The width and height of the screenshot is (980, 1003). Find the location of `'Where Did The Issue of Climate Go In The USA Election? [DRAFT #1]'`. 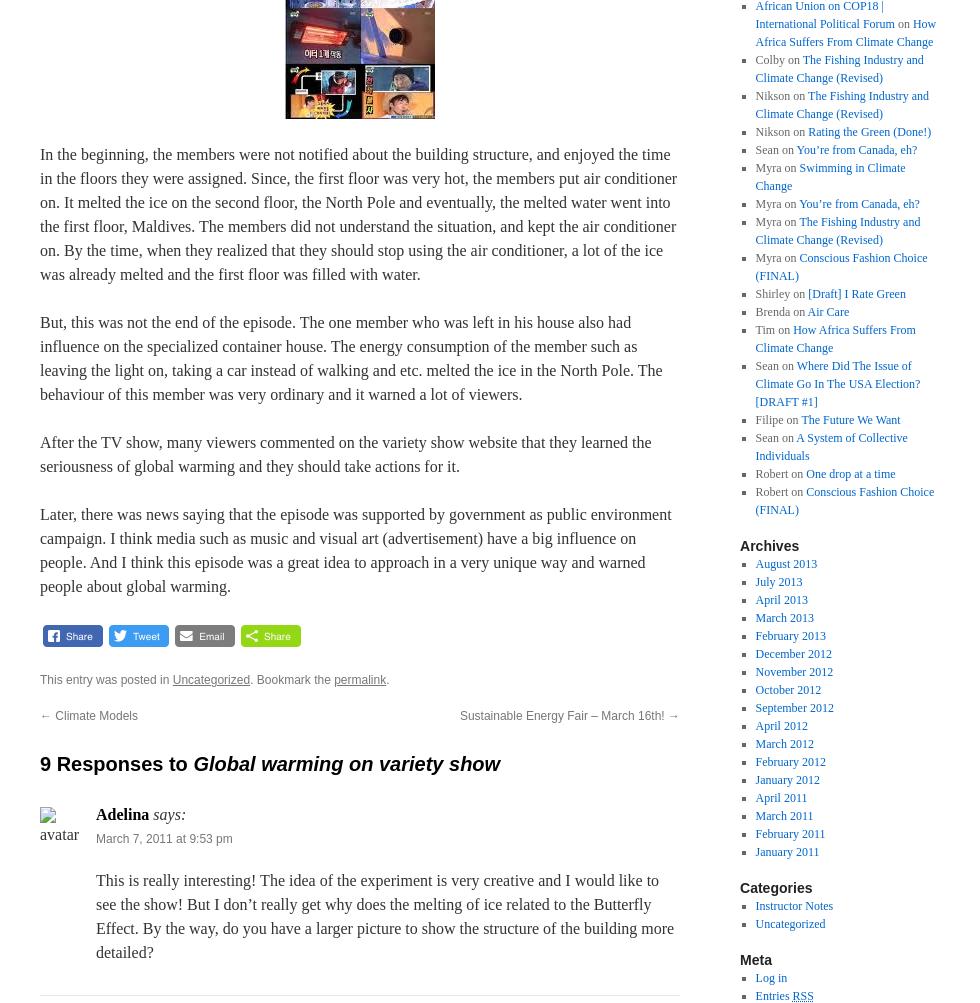

'Where Did The Issue of Climate Go In The USA Election? [DRAFT #1]' is located at coordinates (837, 383).